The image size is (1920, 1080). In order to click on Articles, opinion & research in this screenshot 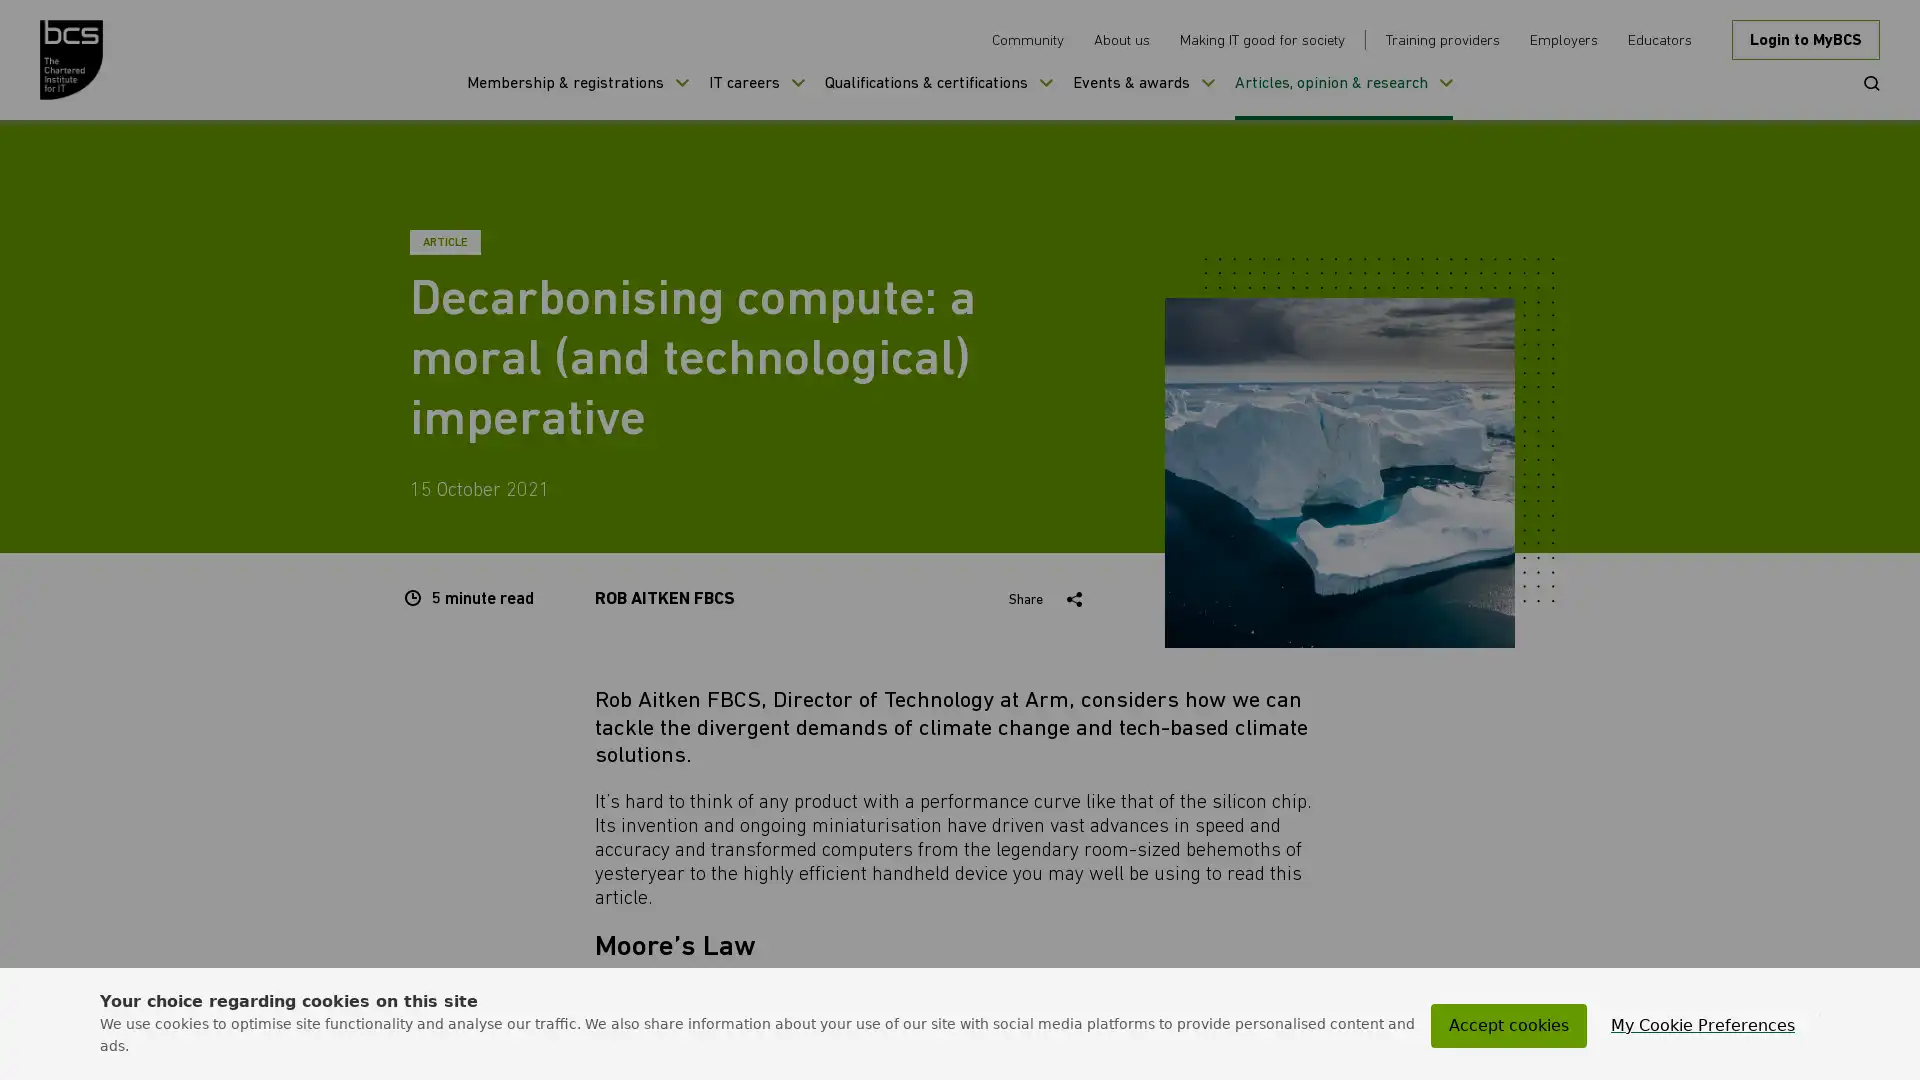, I will do `click(1344, 96)`.